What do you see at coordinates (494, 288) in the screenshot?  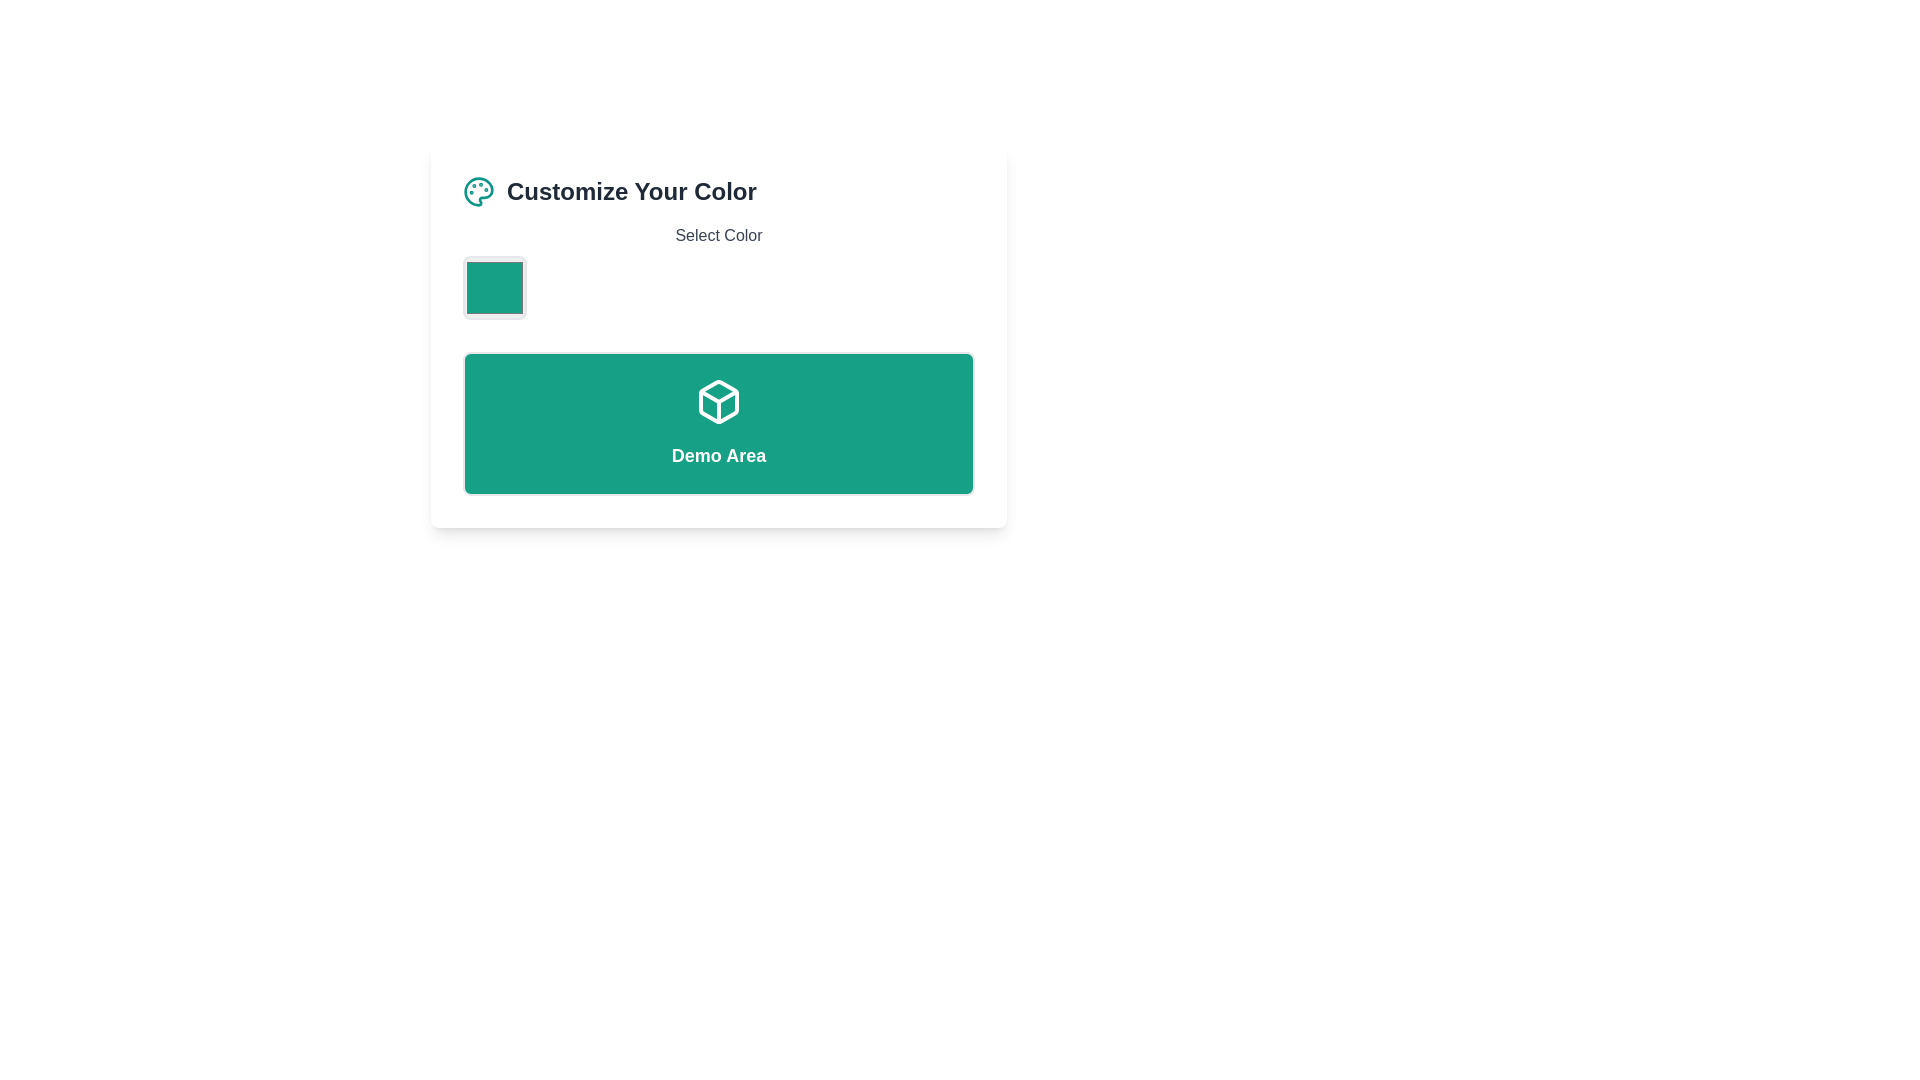 I see `the Color picker input with a teal background and gray border` at bounding box center [494, 288].